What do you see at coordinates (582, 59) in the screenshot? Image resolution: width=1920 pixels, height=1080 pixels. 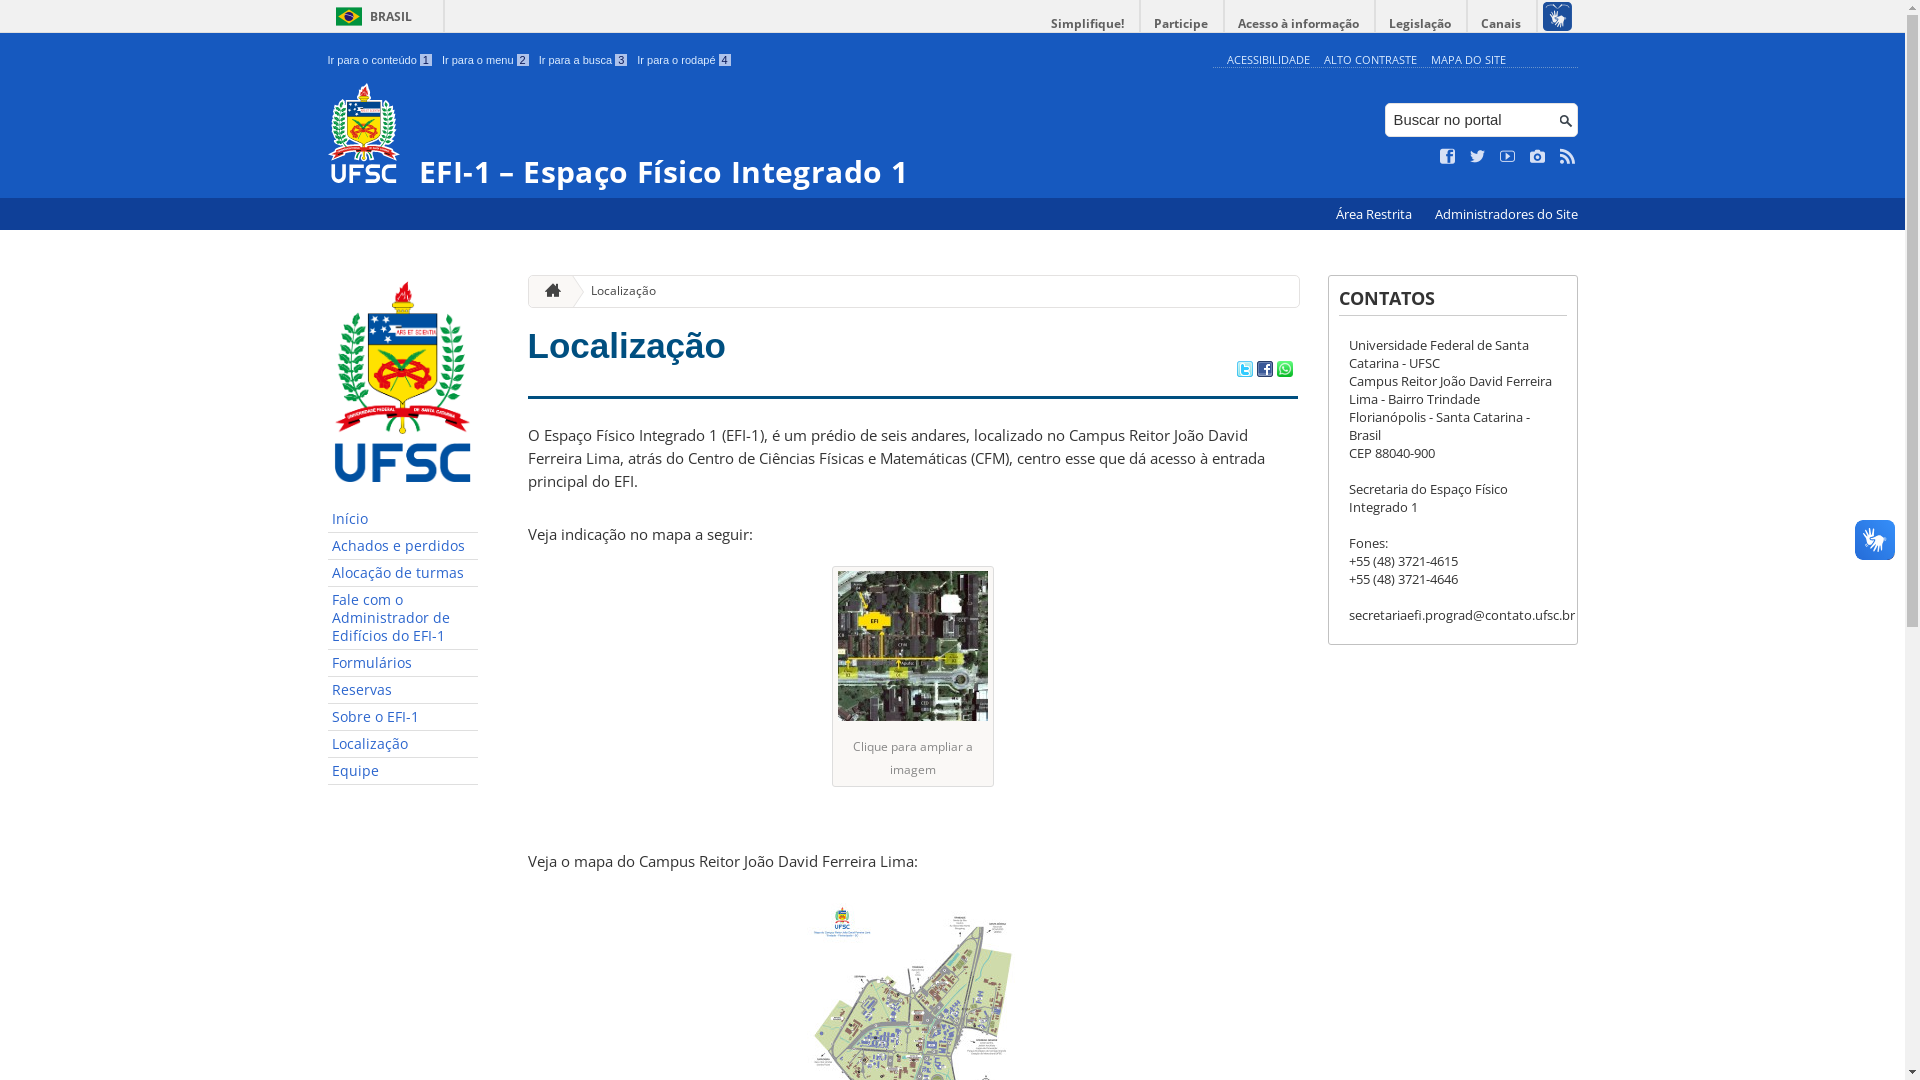 I see `'Ir para a busca 3'` at bounding box center [582, 59].